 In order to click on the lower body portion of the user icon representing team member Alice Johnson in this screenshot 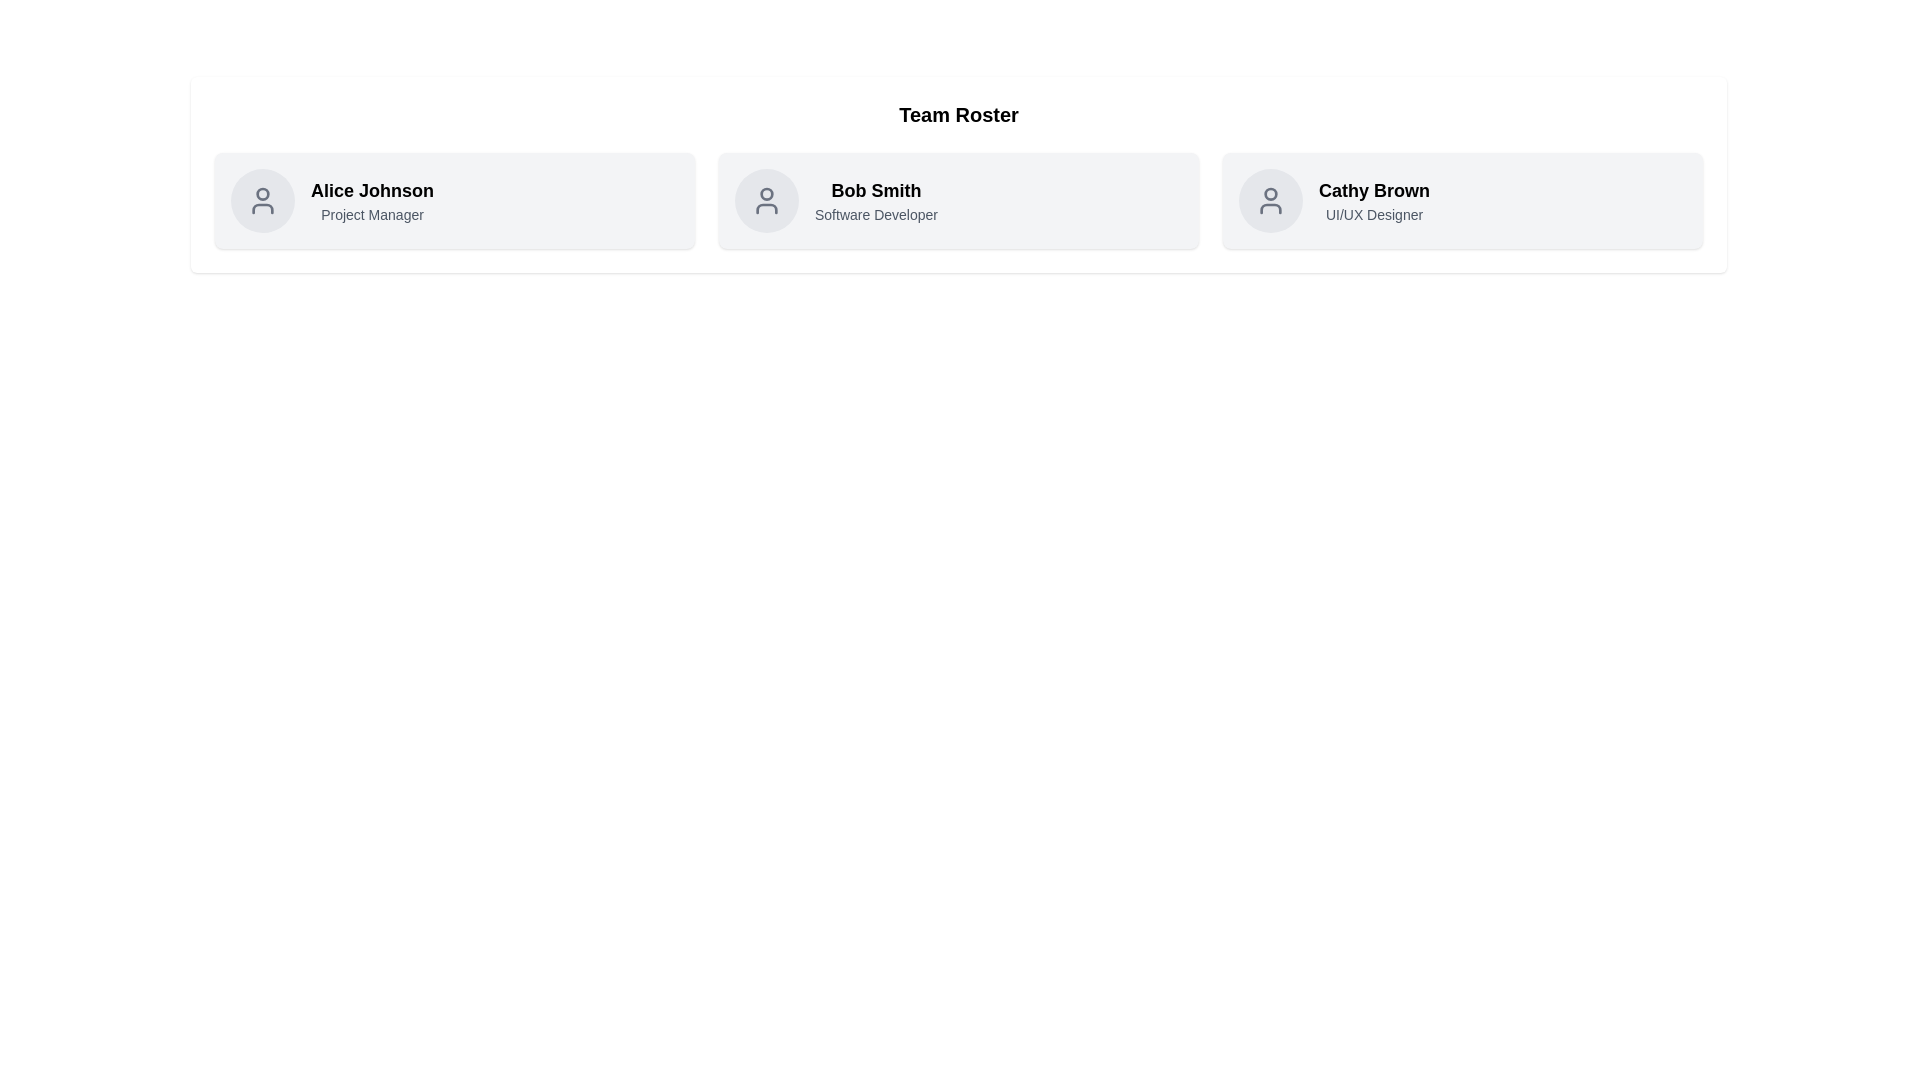, I will do `click(262, 208)`.